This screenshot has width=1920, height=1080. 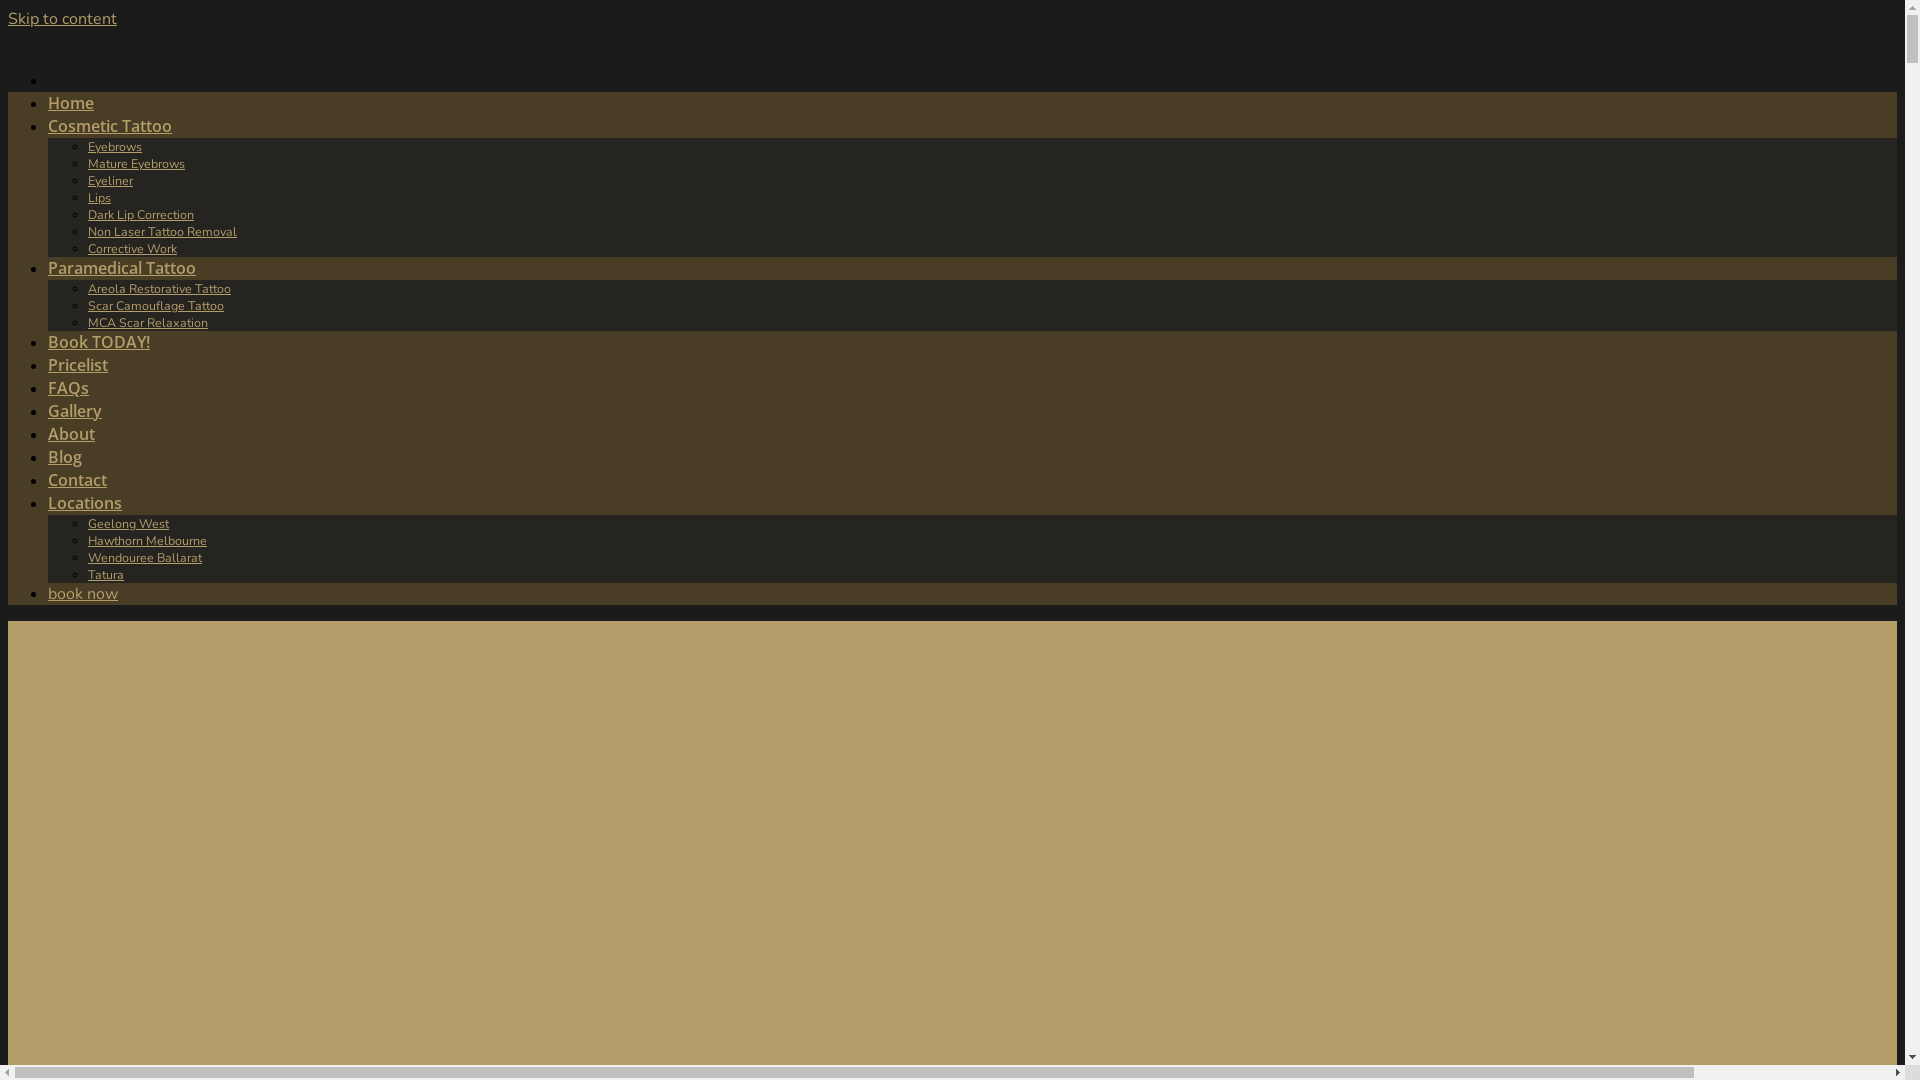 I want to click on 'Pricelist', so click(x=77, y=365).